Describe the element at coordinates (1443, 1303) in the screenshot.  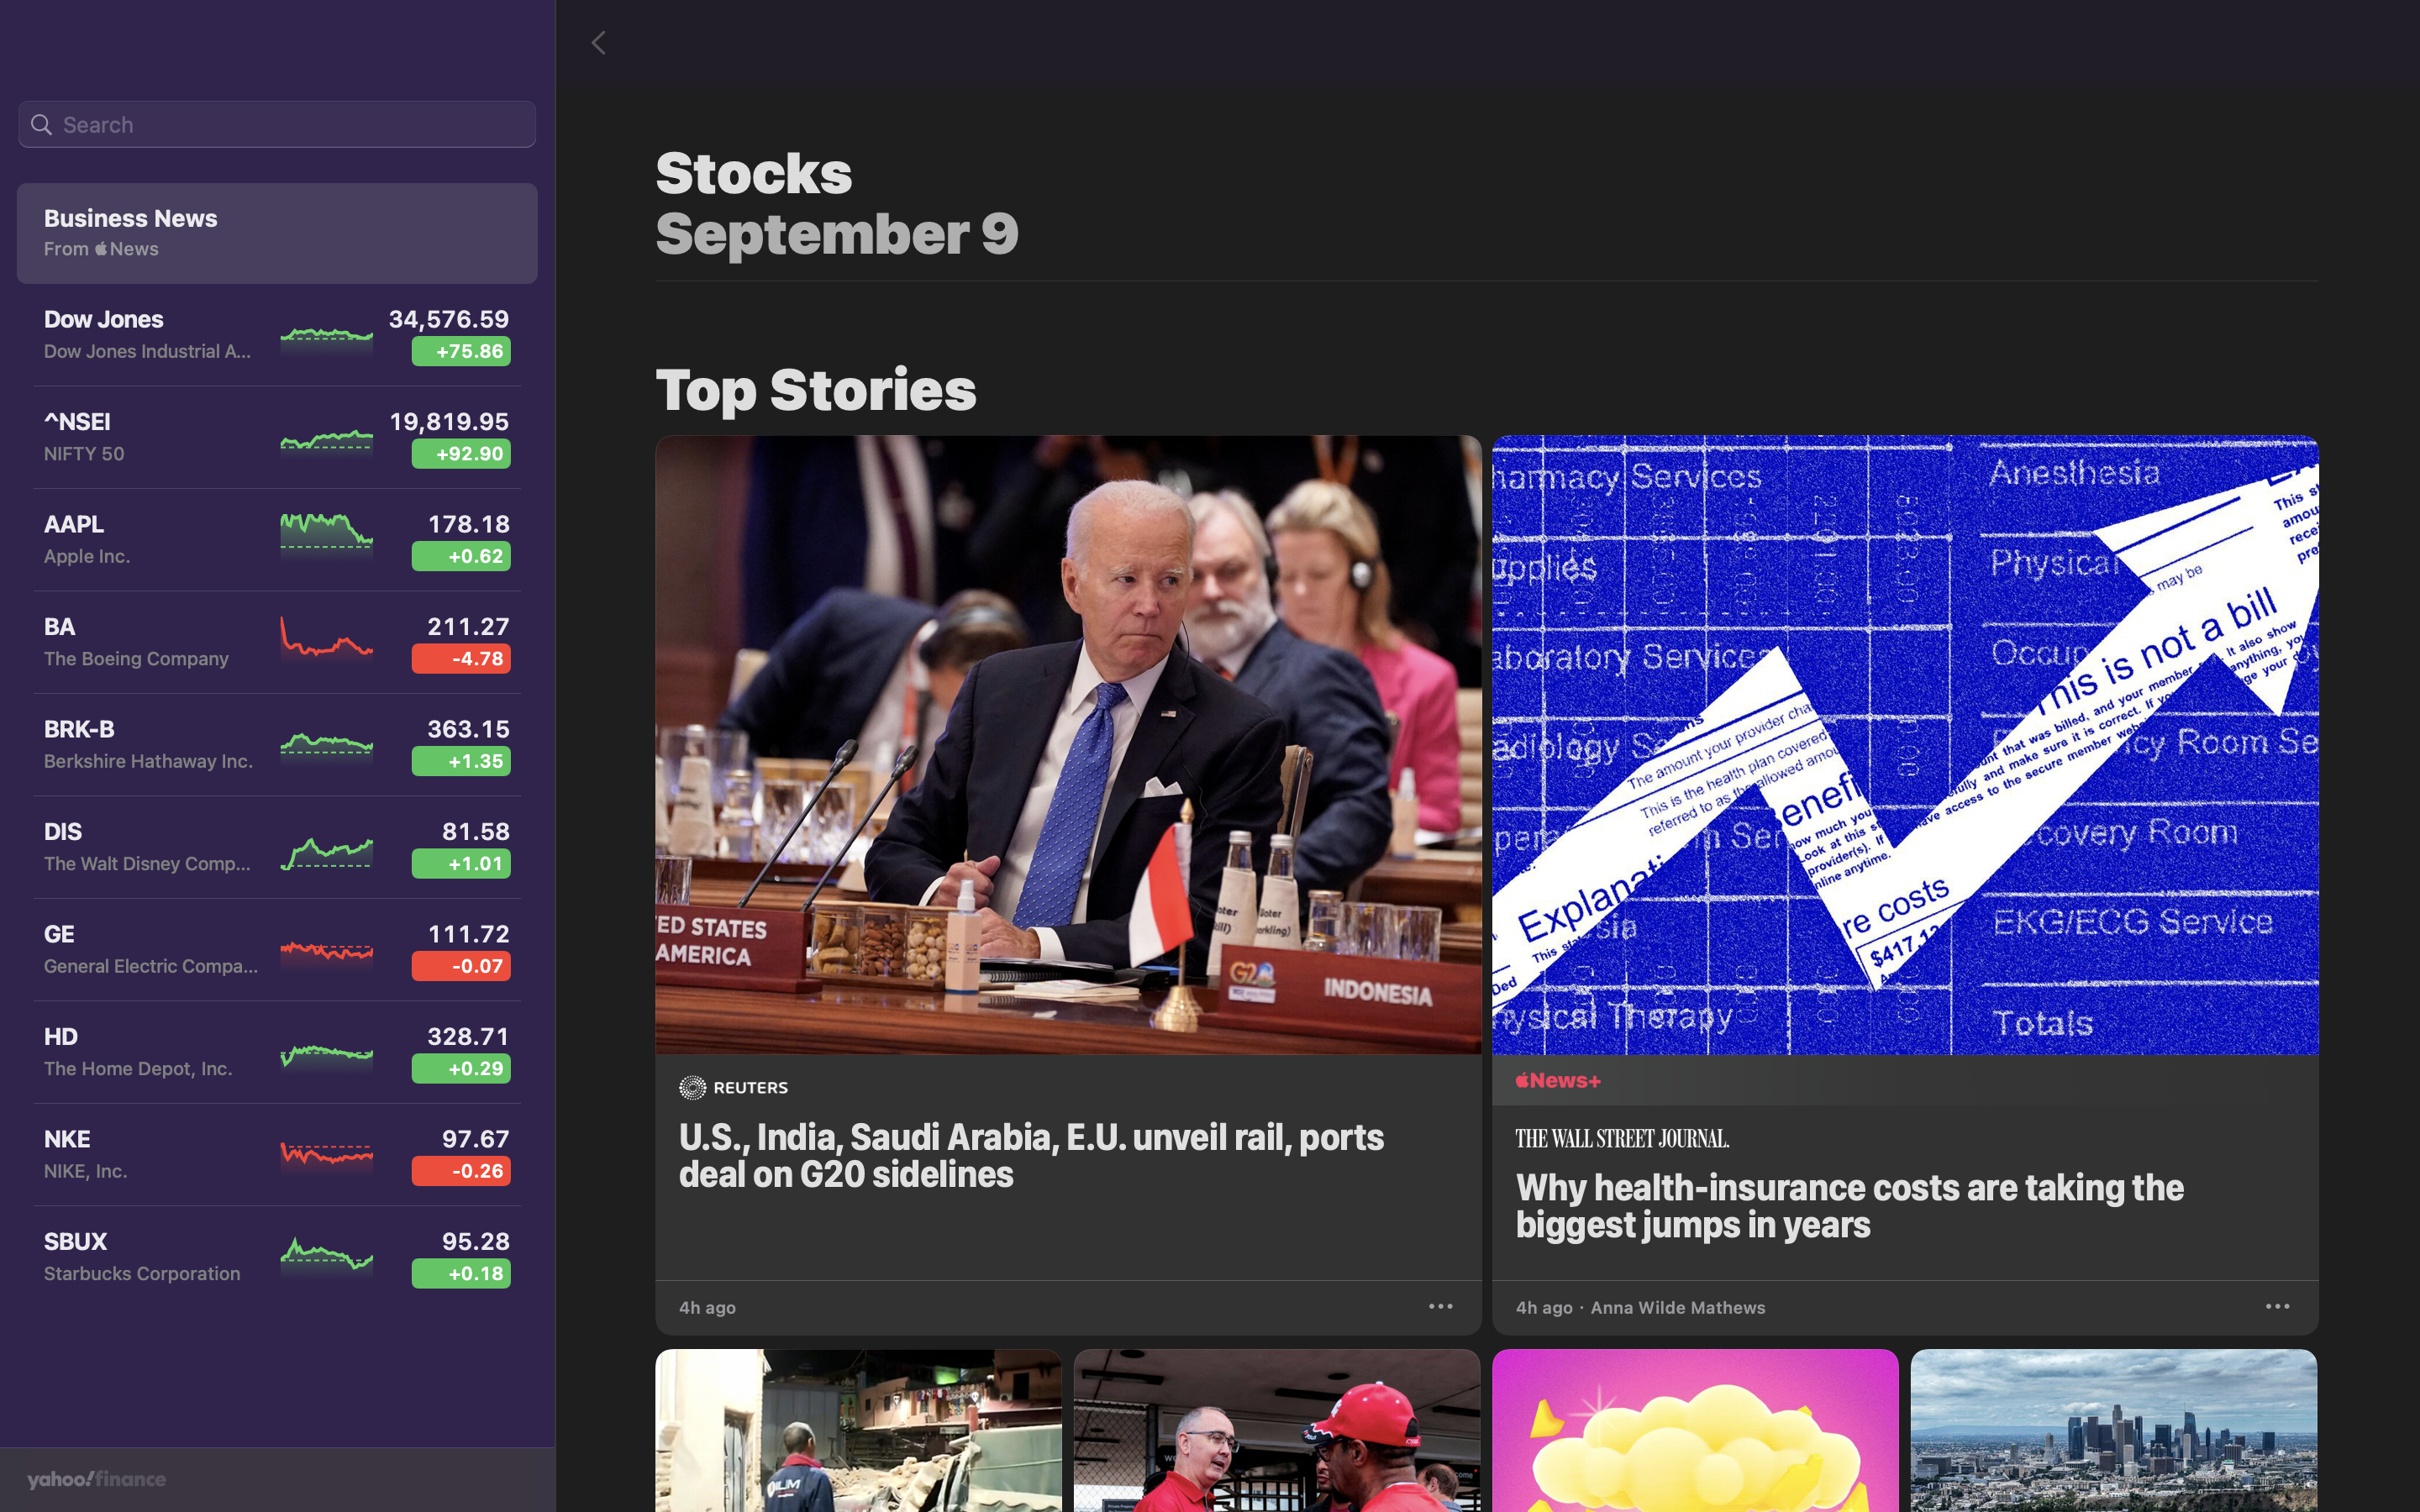
I see `Store the news related to G20` at that location.